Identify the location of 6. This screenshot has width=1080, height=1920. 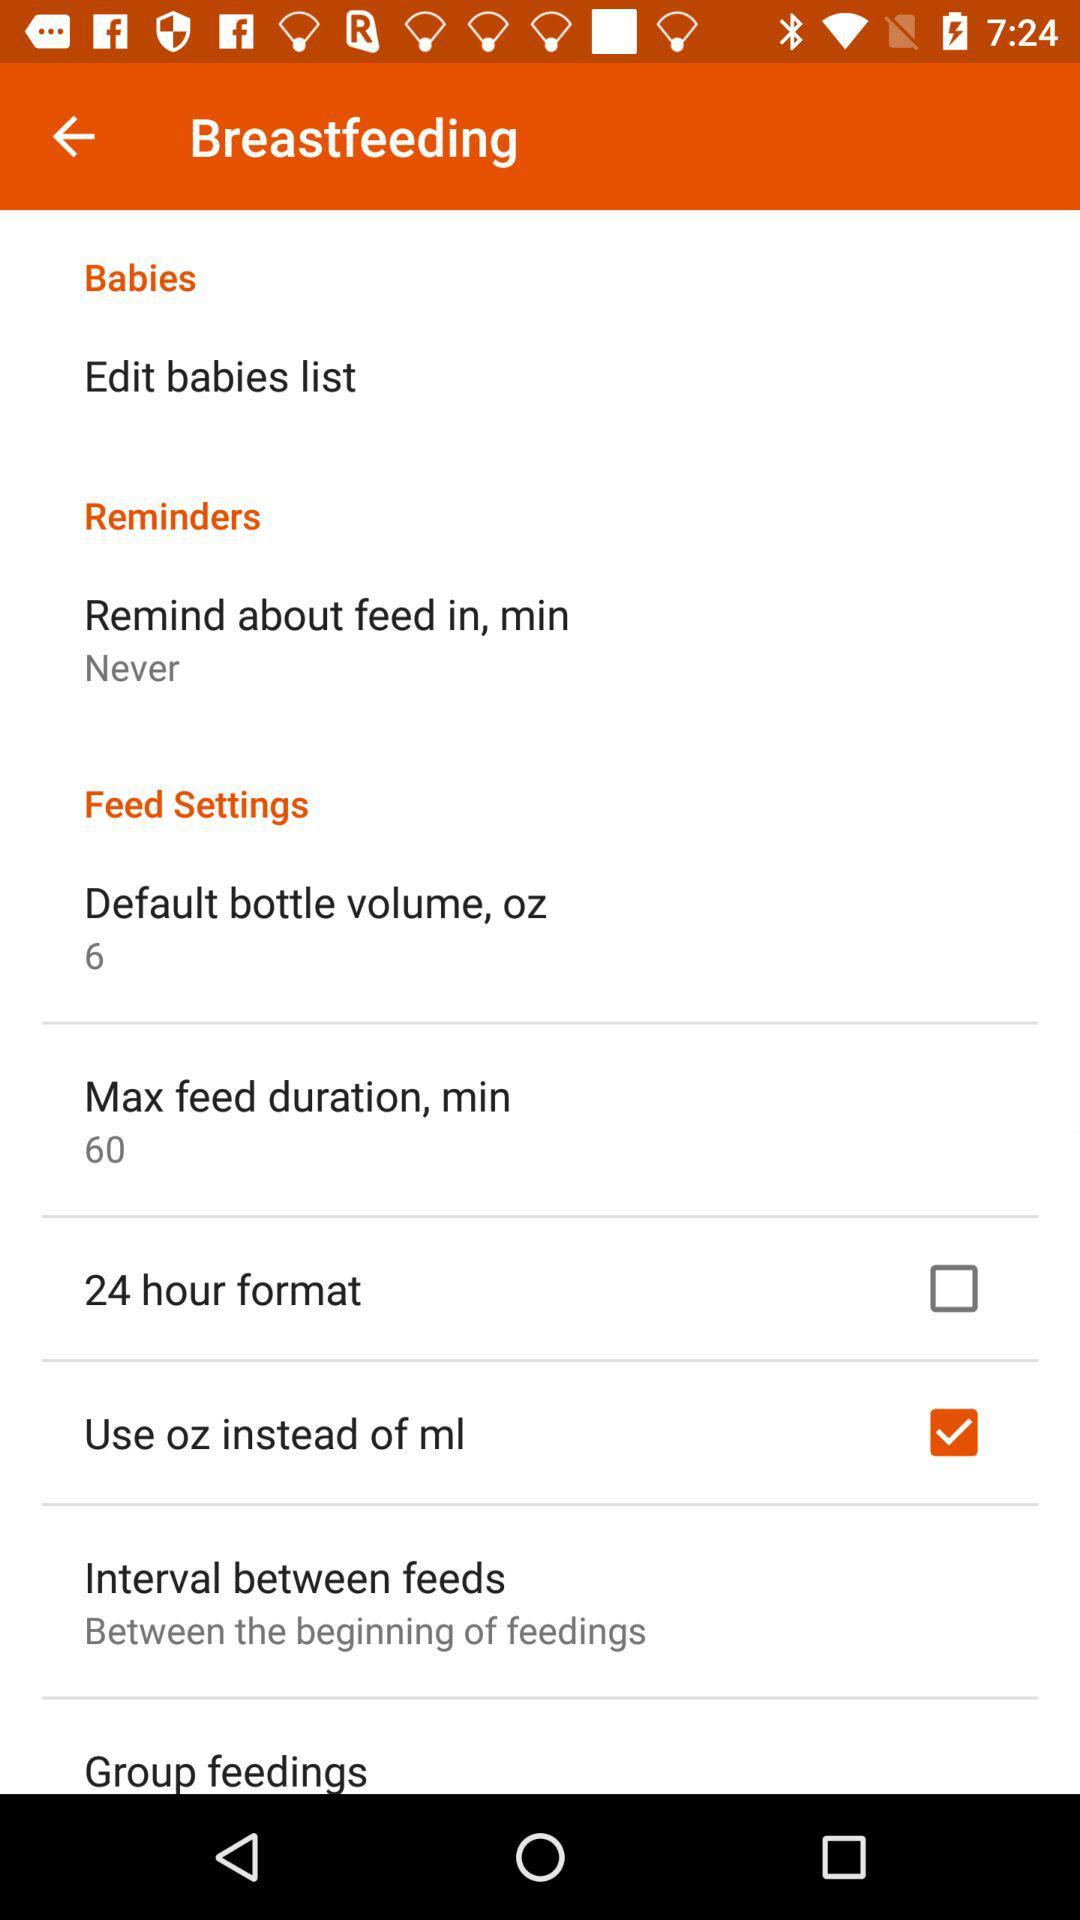
(94, 953).